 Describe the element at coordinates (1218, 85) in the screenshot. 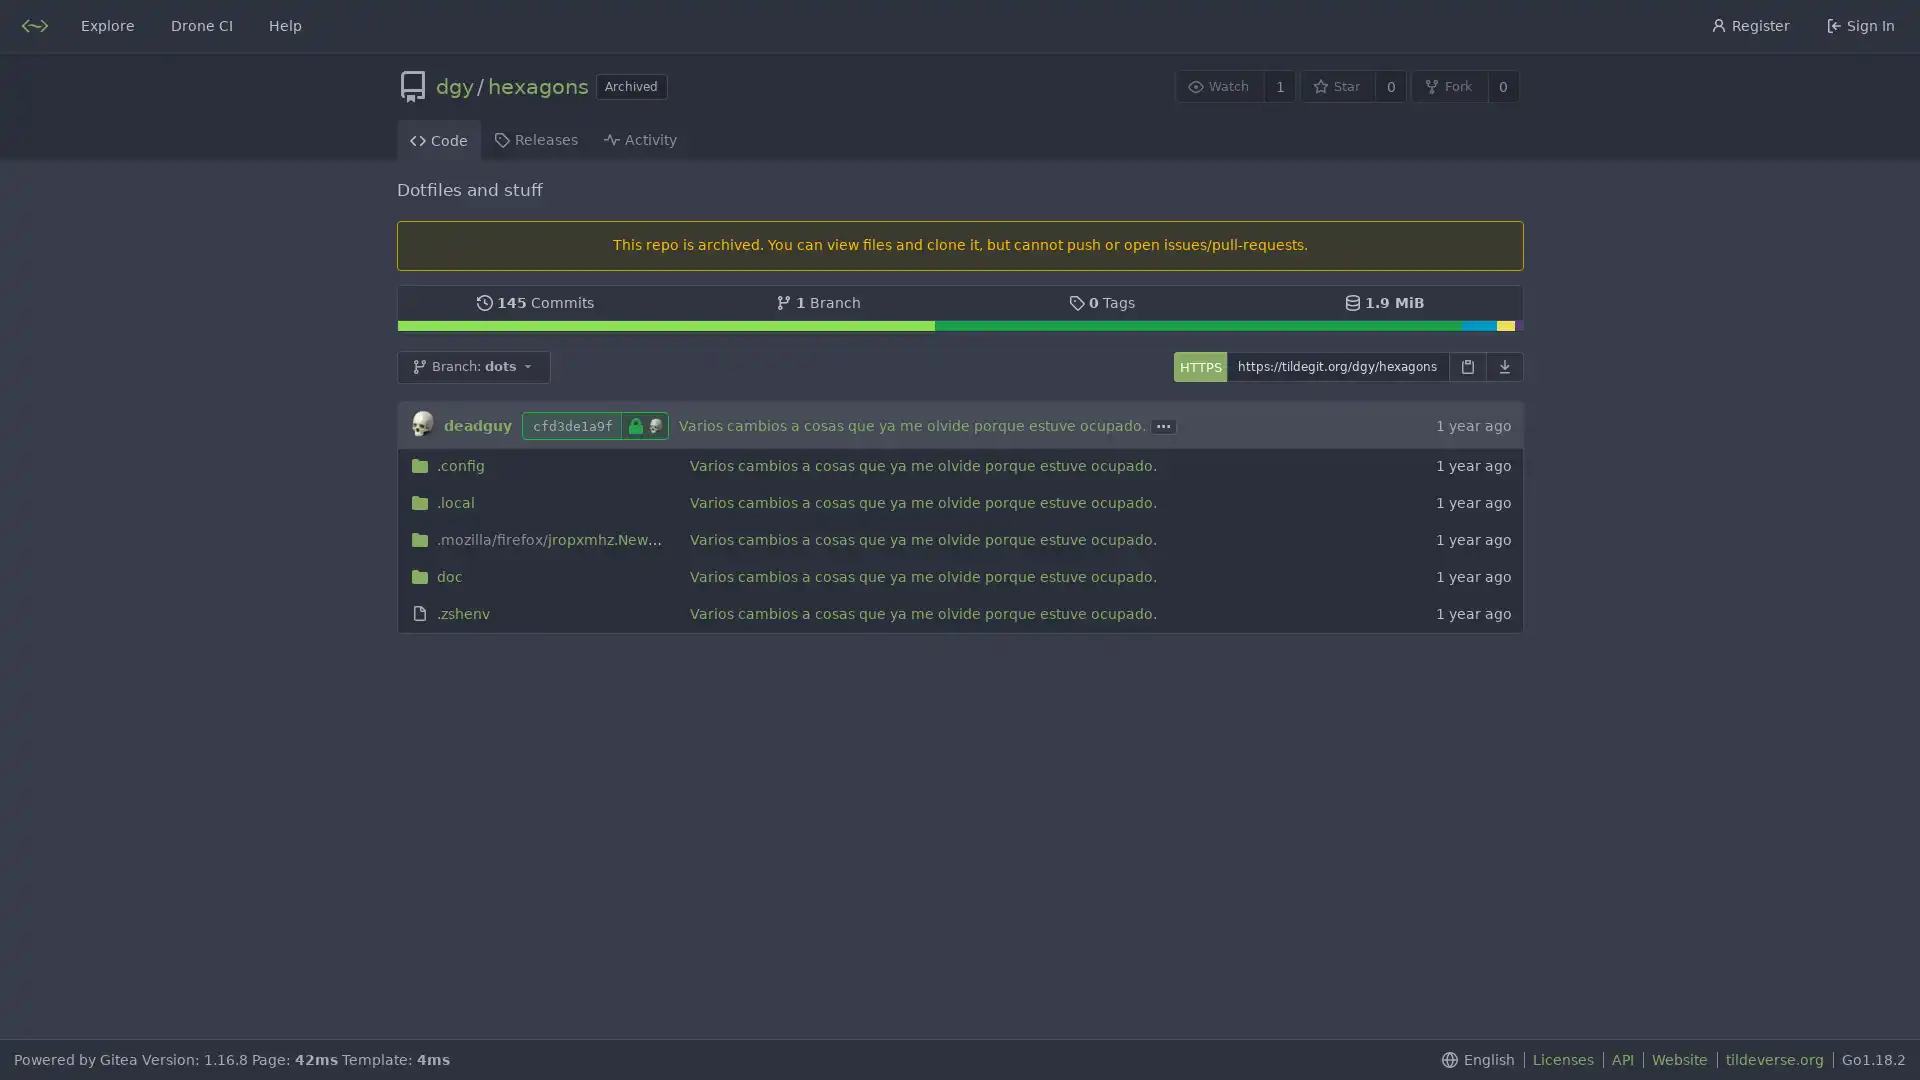

I see `Watch` at that location.